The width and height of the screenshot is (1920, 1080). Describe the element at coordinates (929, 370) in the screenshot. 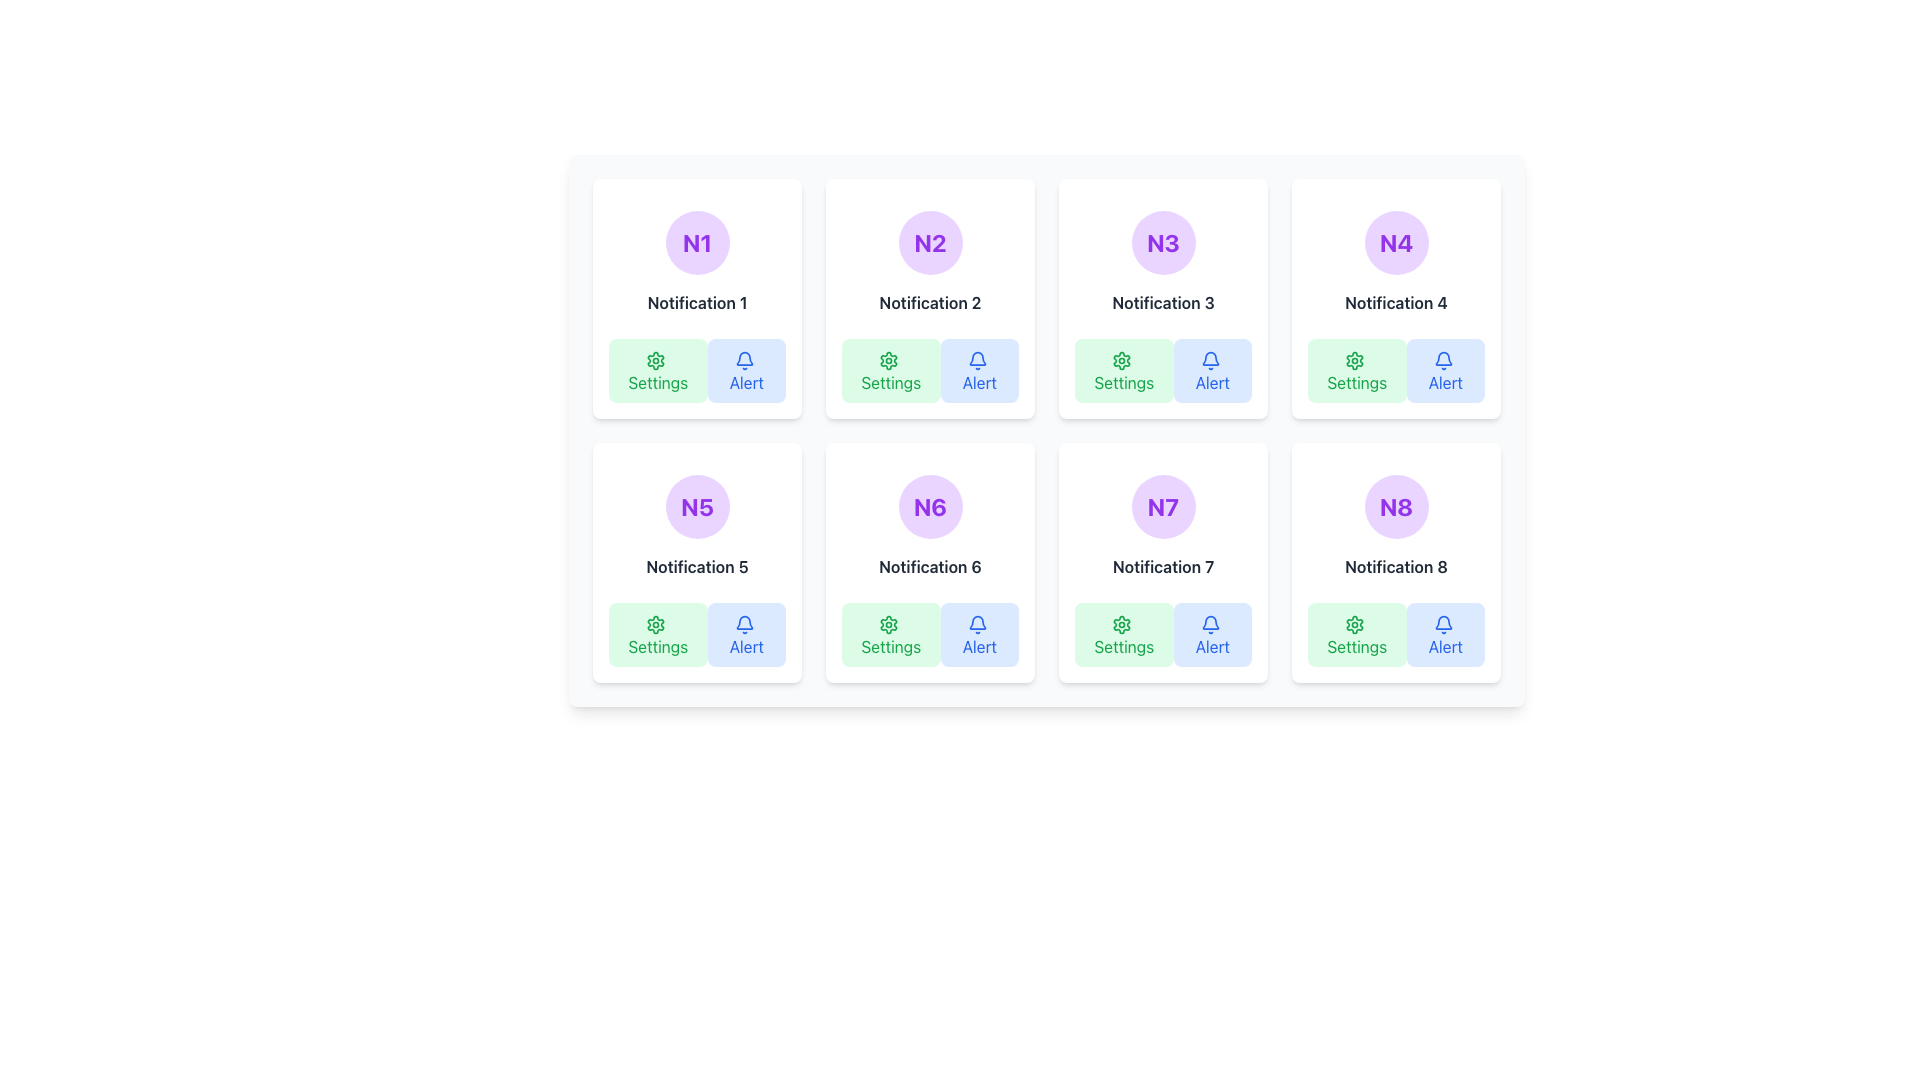

I see `the 'Settings' or 'Alert' button in the Button Group located in the 'Notification 2' card` at that location.